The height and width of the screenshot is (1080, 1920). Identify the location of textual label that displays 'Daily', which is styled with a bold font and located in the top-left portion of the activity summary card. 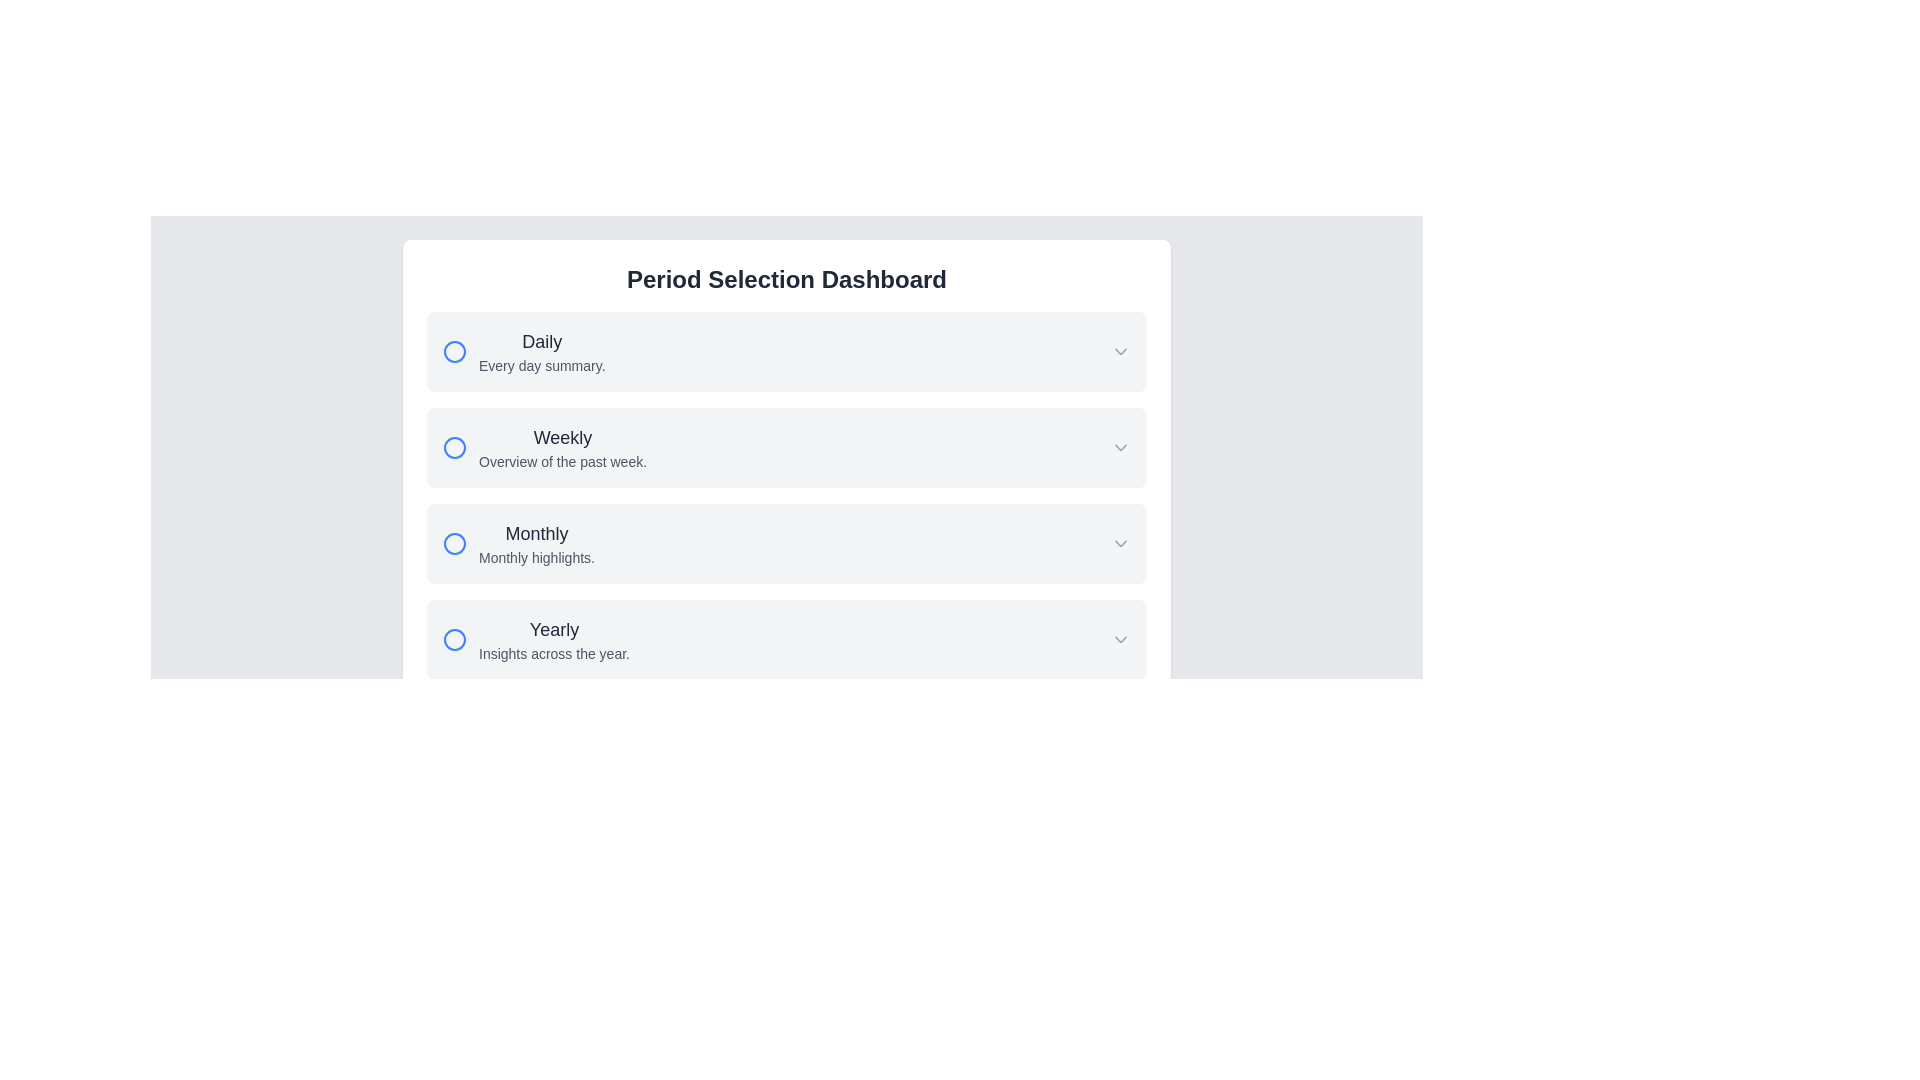
(542, 341).